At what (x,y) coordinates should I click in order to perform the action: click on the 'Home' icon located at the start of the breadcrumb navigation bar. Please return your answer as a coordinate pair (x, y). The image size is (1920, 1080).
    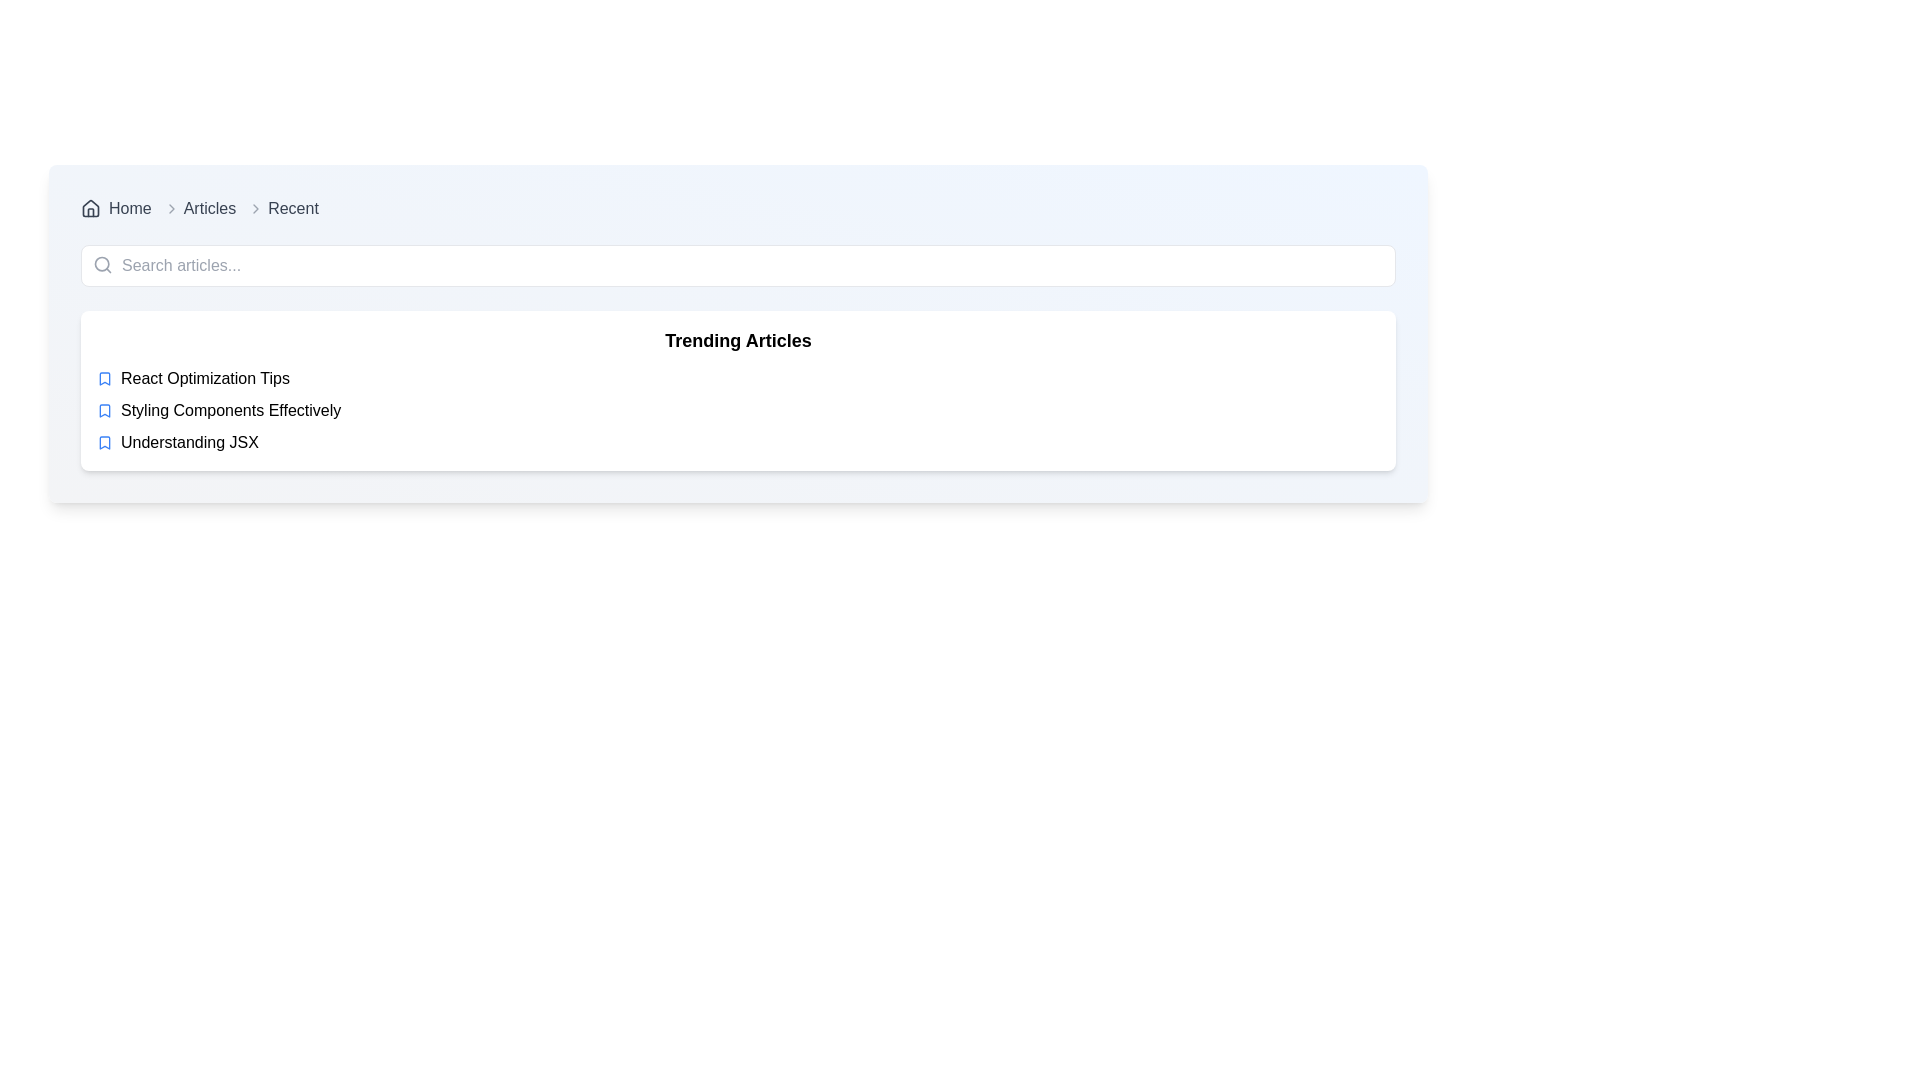
    Looking at the image, I should click on (90, 208).